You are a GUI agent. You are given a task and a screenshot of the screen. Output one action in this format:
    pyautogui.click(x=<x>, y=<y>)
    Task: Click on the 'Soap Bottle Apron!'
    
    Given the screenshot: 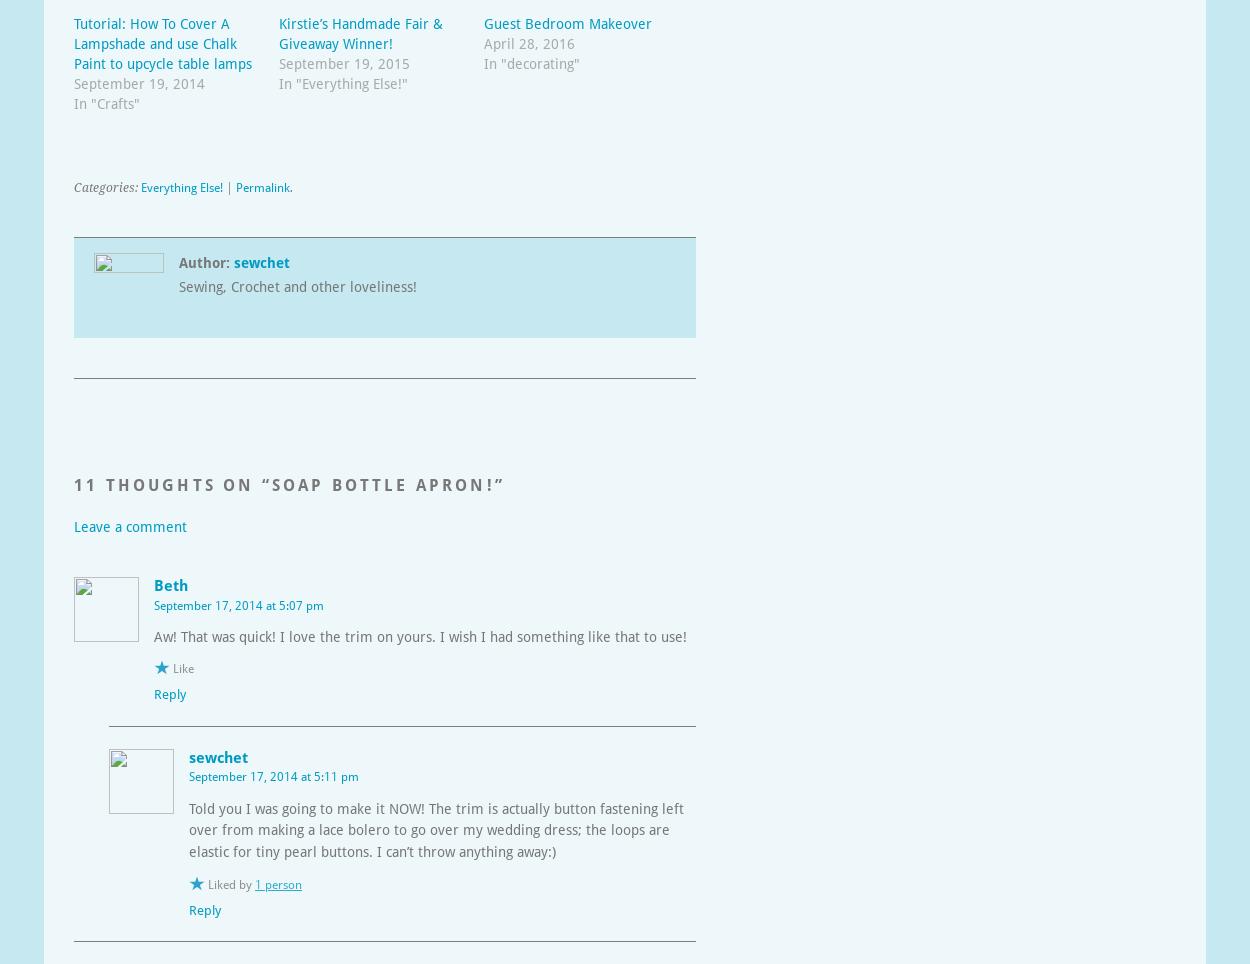 What is the action you would take?
    pyautogui.click(x=382, y=483)
    